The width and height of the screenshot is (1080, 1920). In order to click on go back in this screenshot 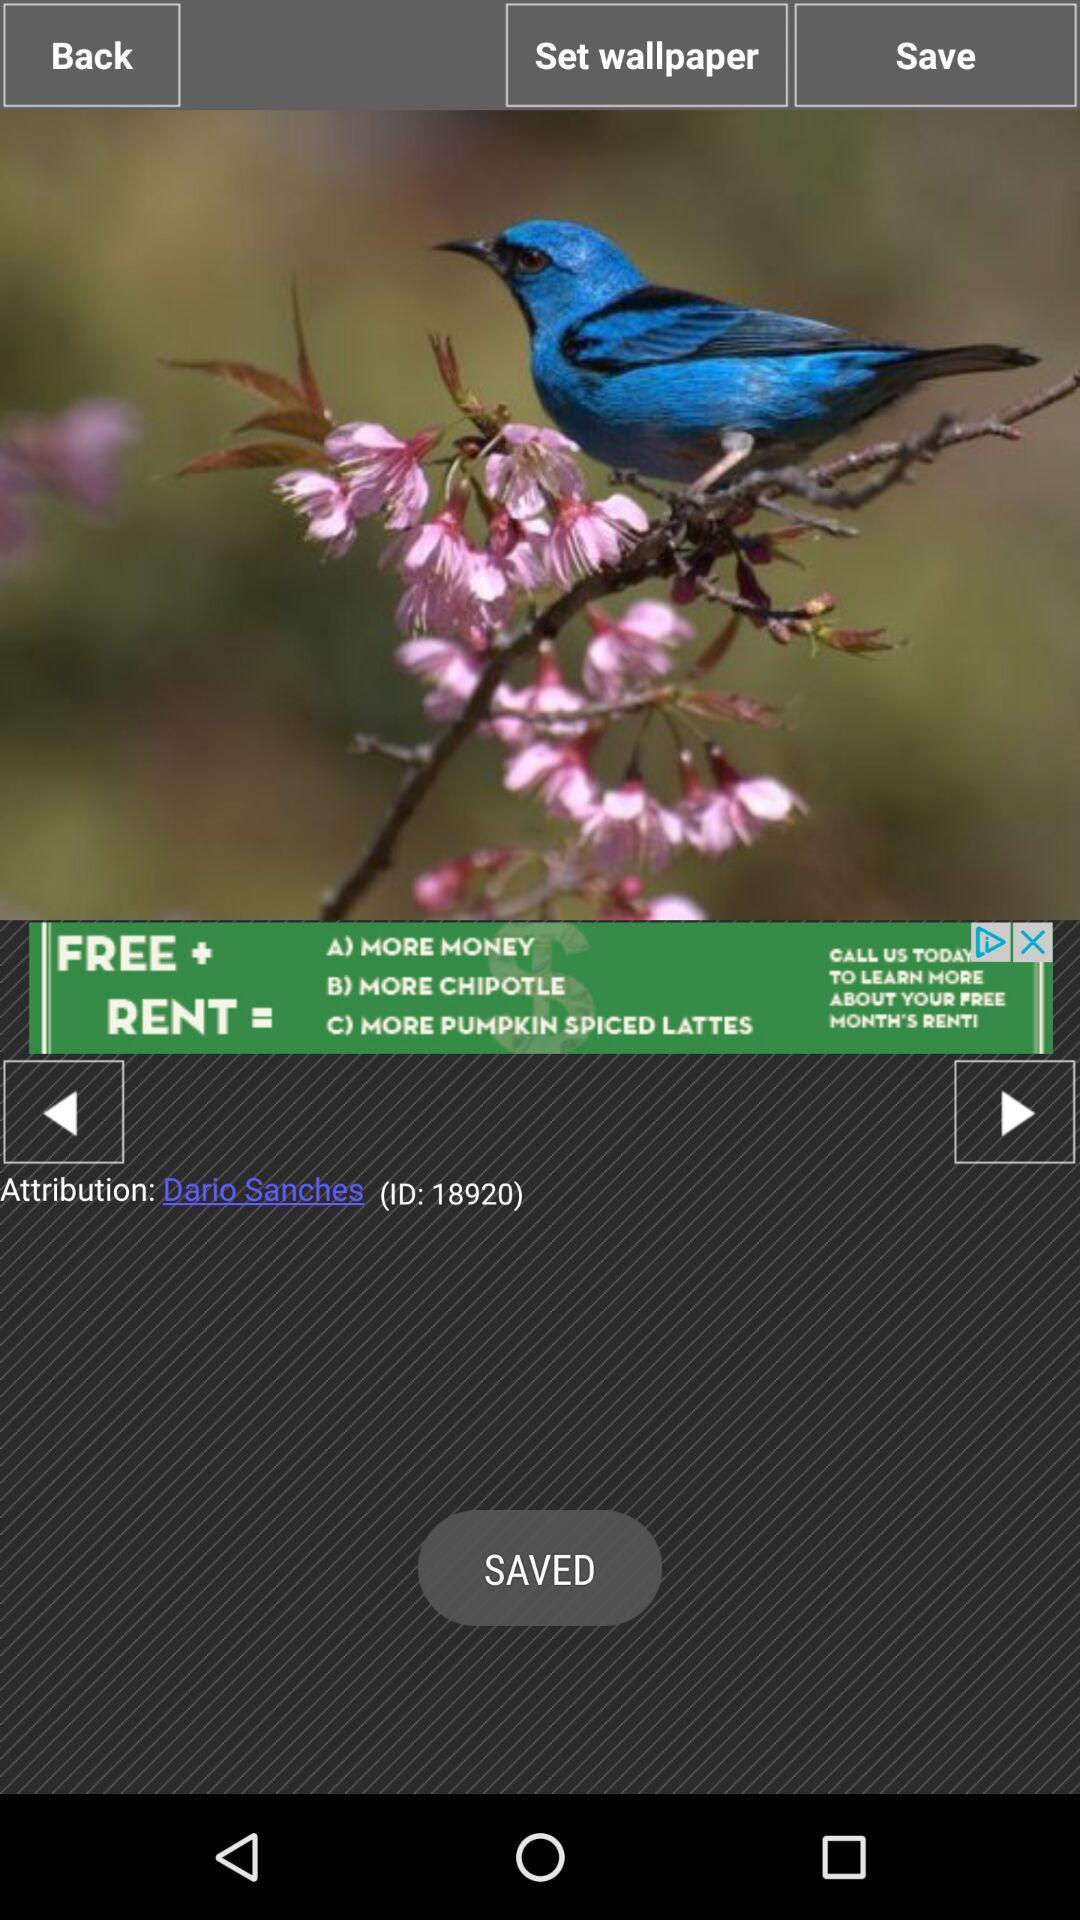, I will do `click(62, 1110)`.